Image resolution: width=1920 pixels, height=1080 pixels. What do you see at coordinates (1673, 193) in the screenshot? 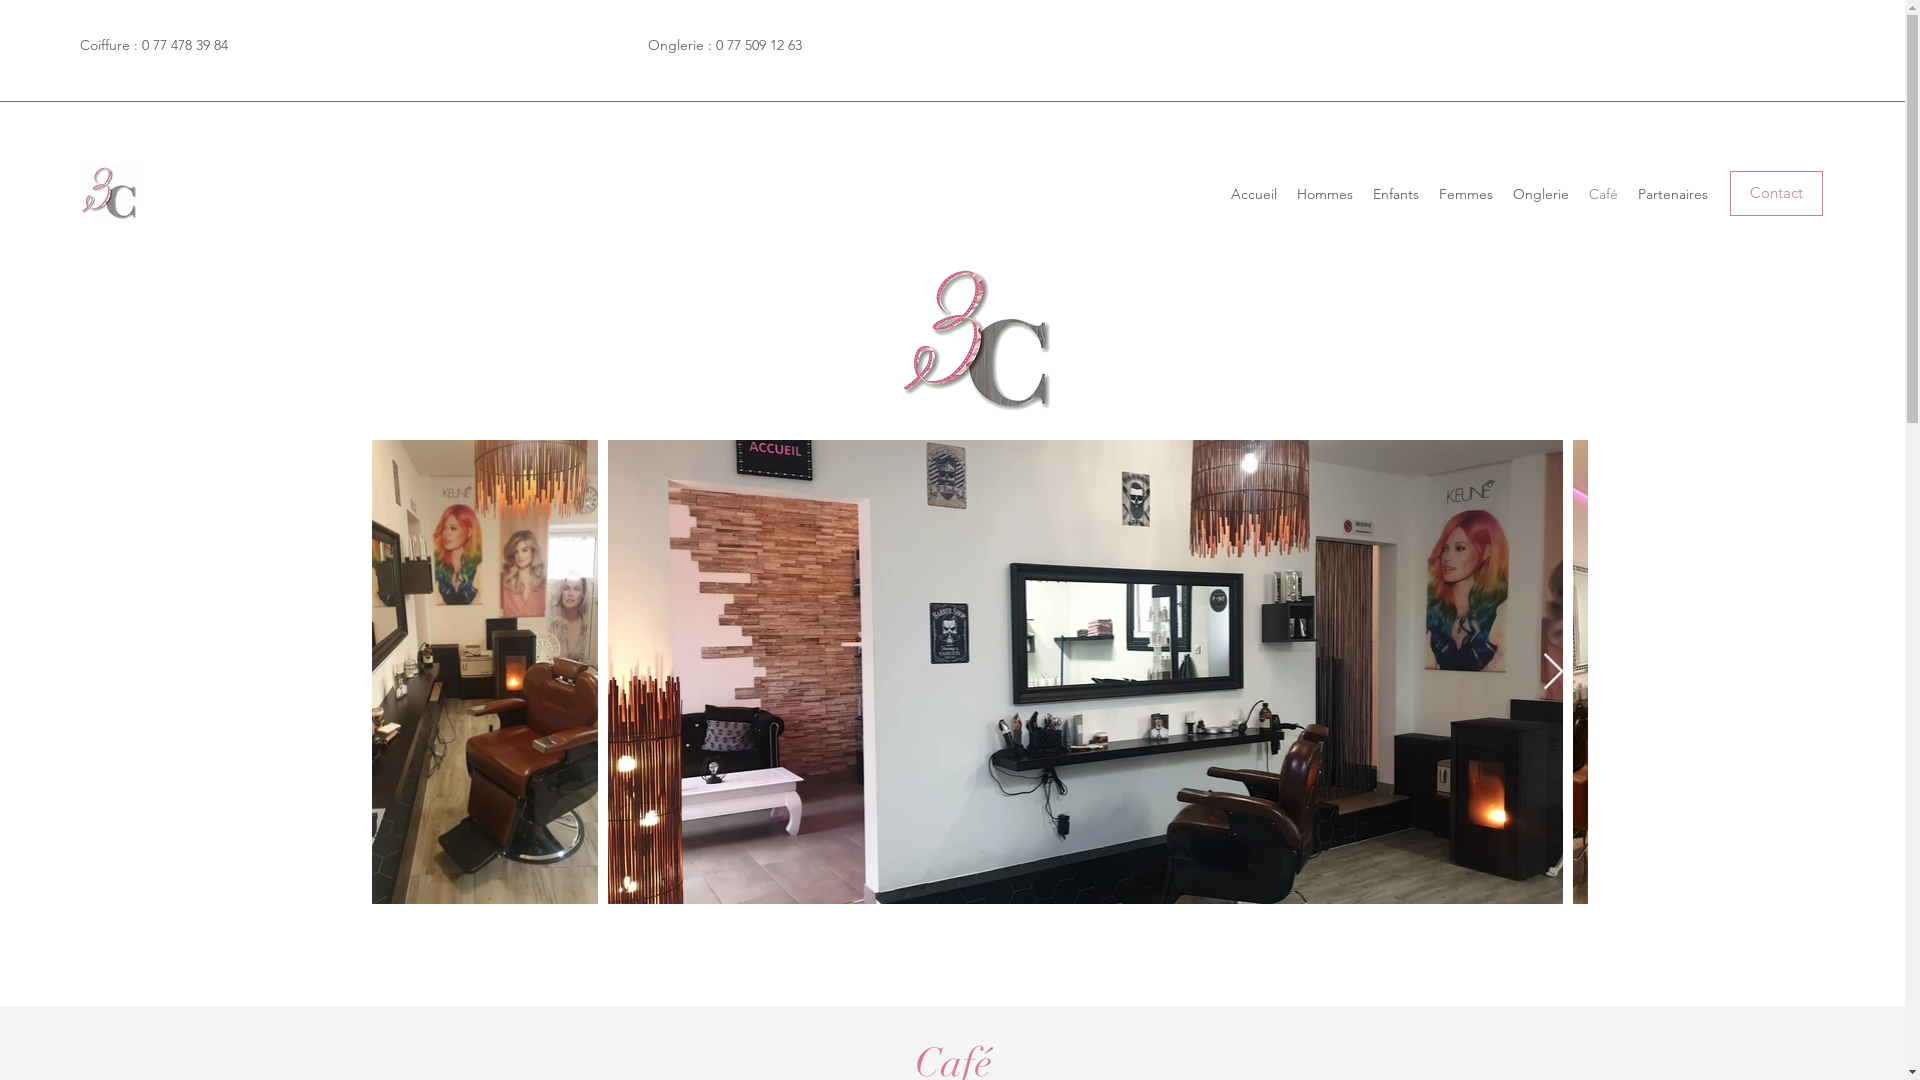
I see `'Partenaires'` at bounding box center [1673, 193].